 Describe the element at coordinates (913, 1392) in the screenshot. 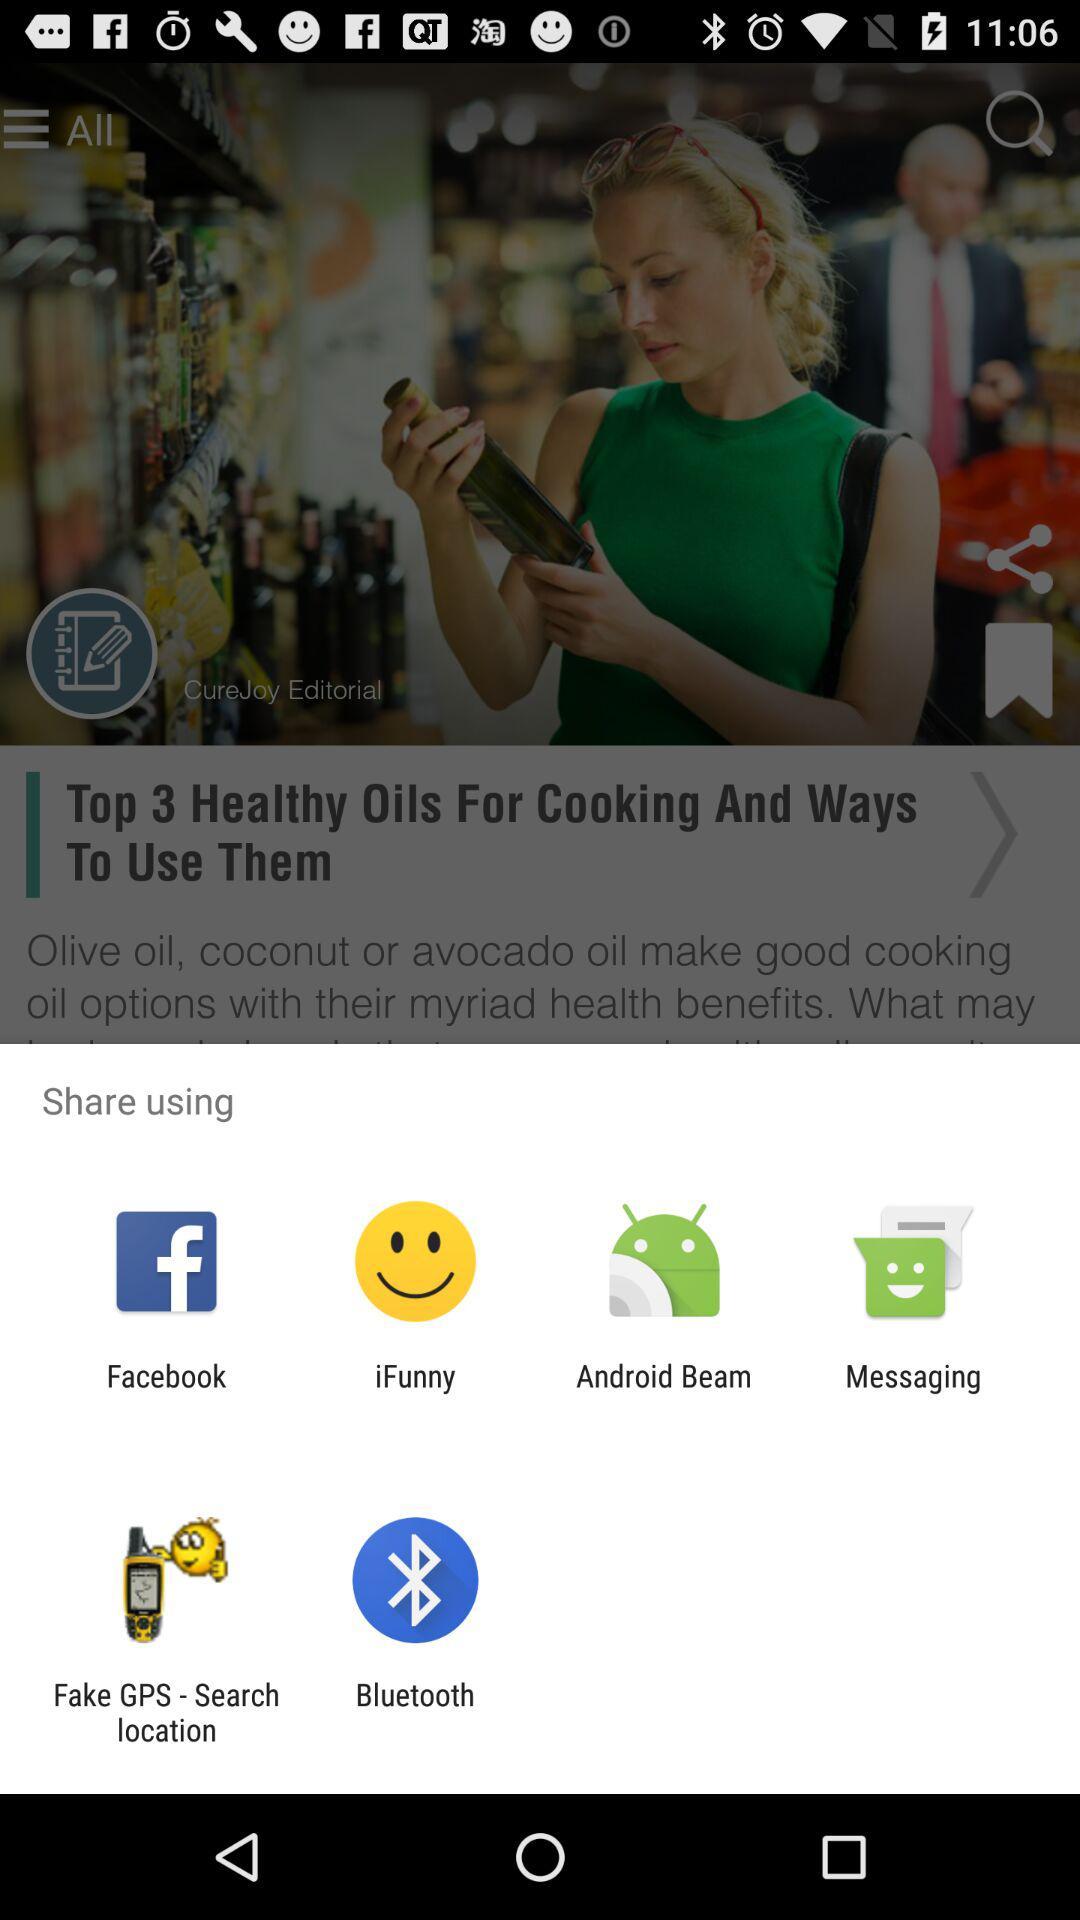

I see `the app to the right of android beam` at that location.